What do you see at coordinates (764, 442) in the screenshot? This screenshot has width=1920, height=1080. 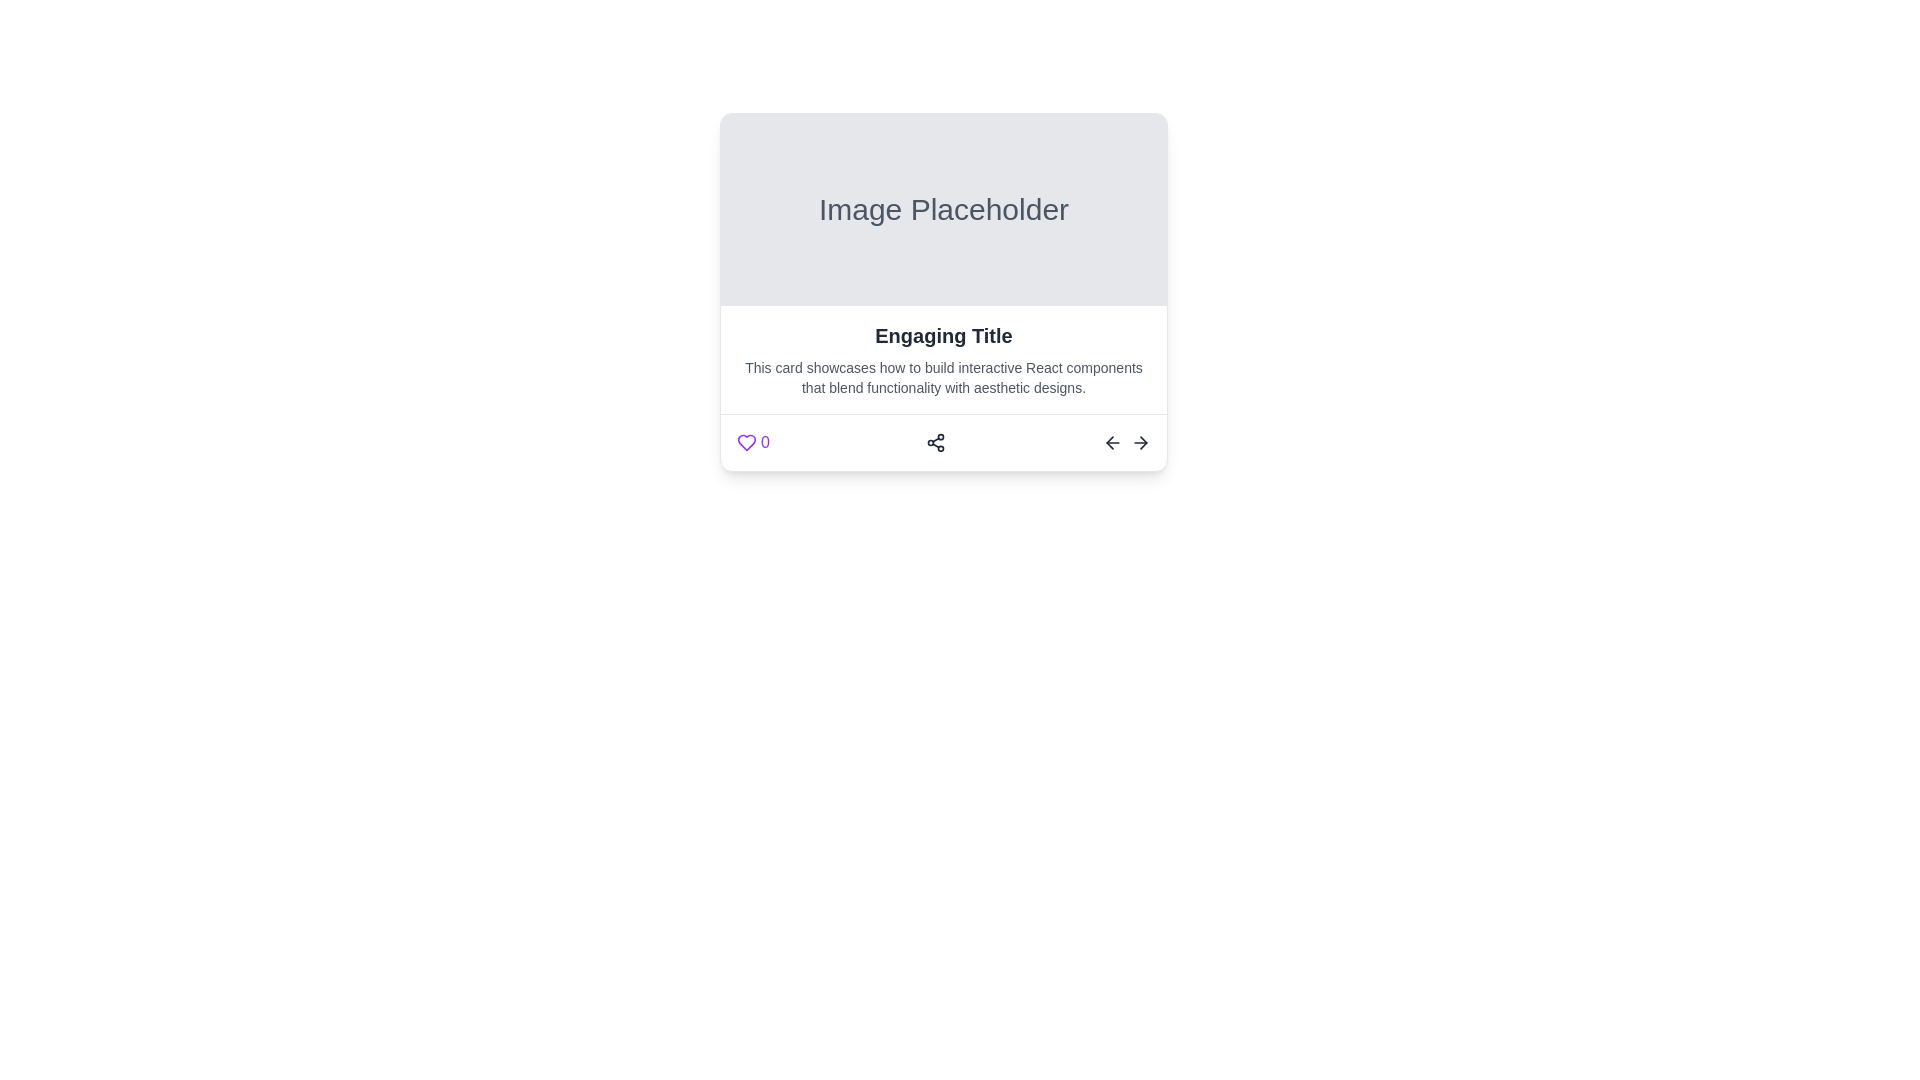 I see `the small numerical text '0' displayed in purple color, located adjacent to a heart icon in the bottom-left corner of the card layout` at bounding box center [764, 442].